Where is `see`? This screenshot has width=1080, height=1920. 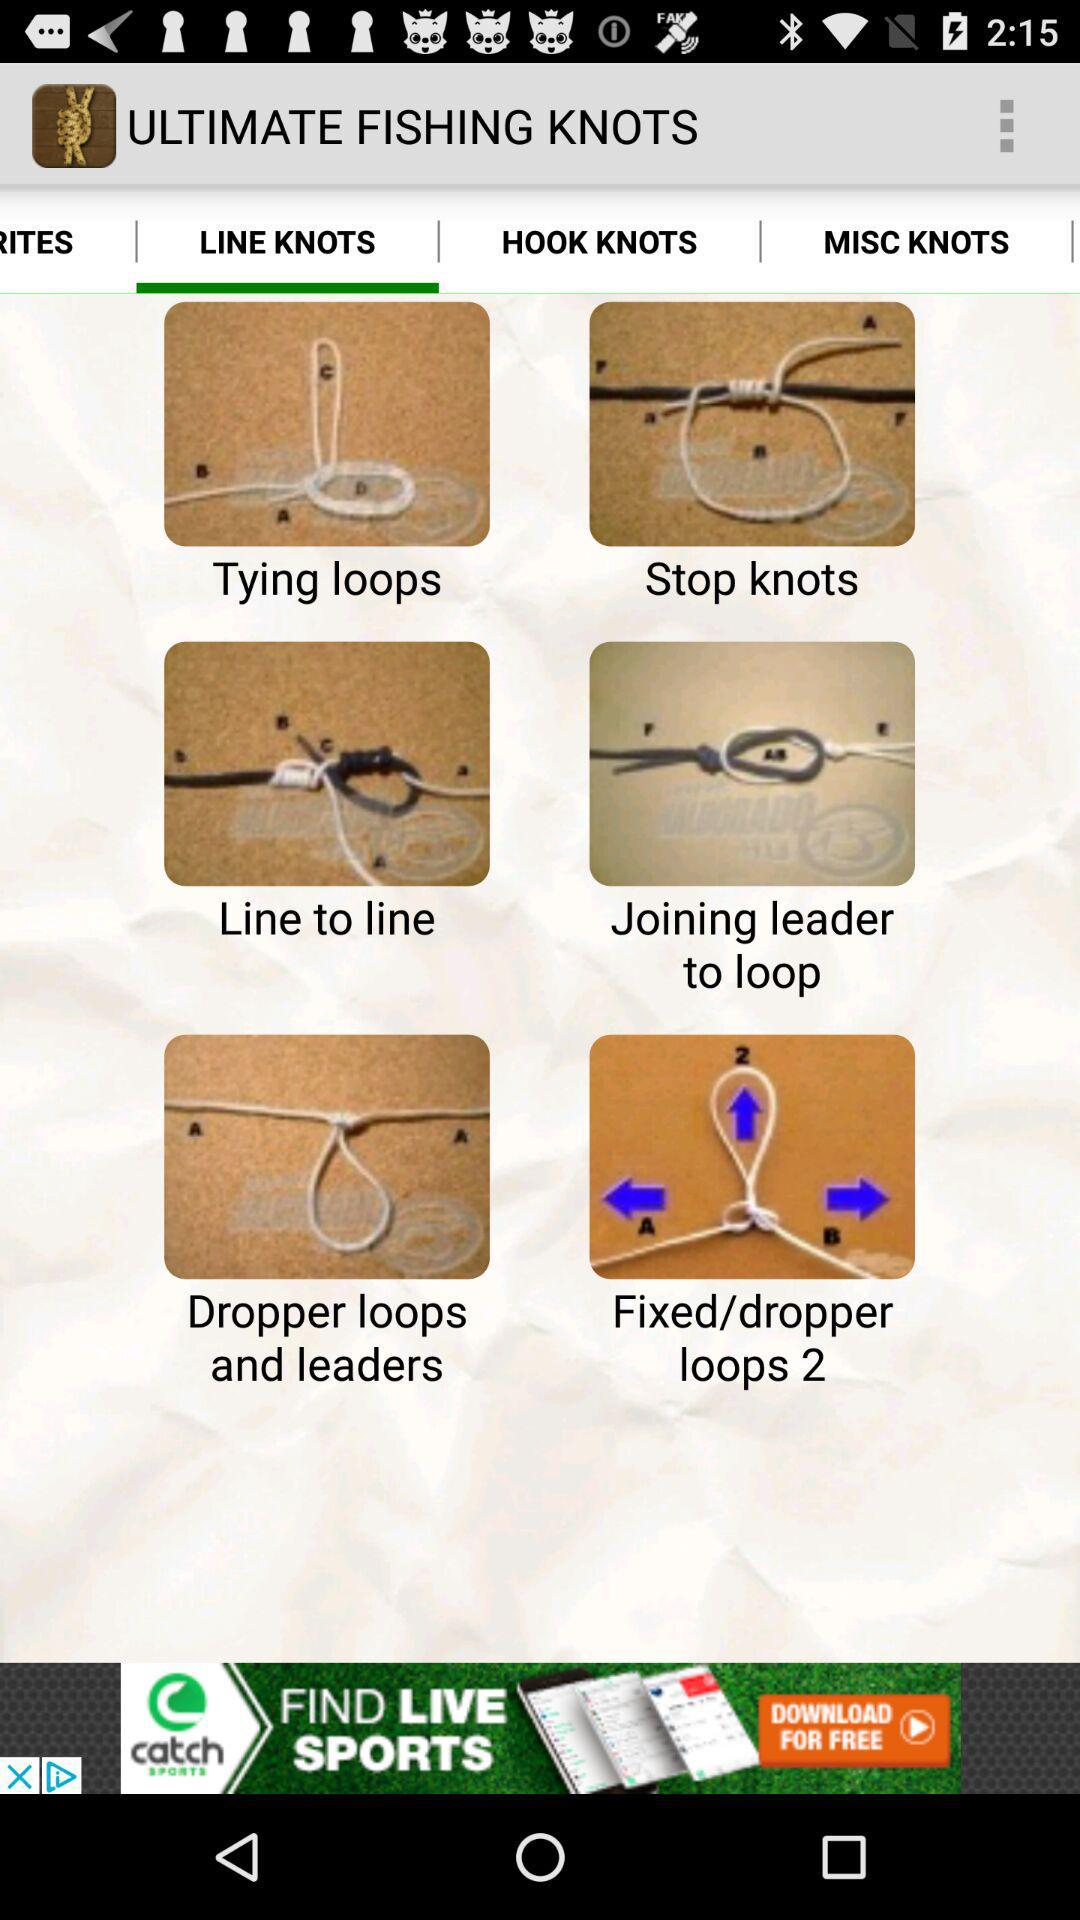 see is located at coordinates (326, 762).